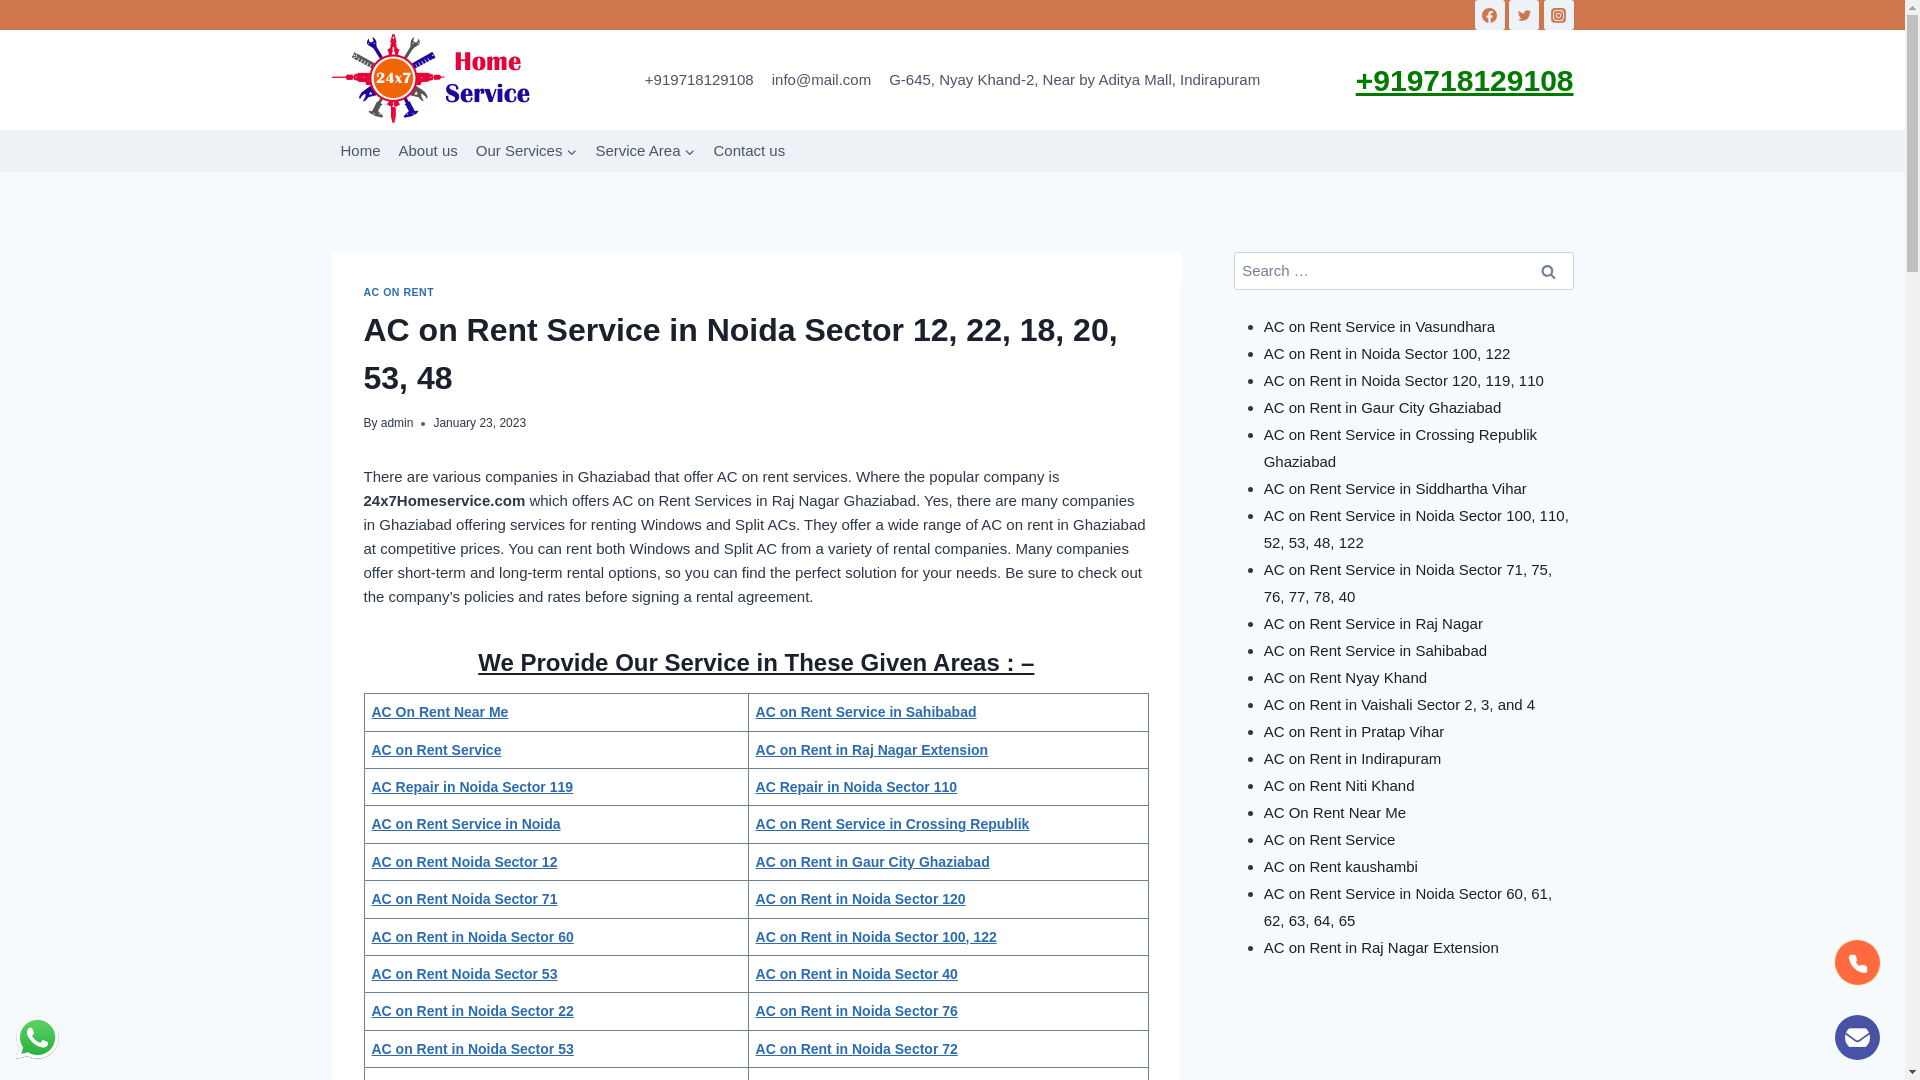 The width and height of the screenshot is (1920, 1080). I want to click on 'AC on Rent in Gaur City Ghaziabad', so click(1381, 405).